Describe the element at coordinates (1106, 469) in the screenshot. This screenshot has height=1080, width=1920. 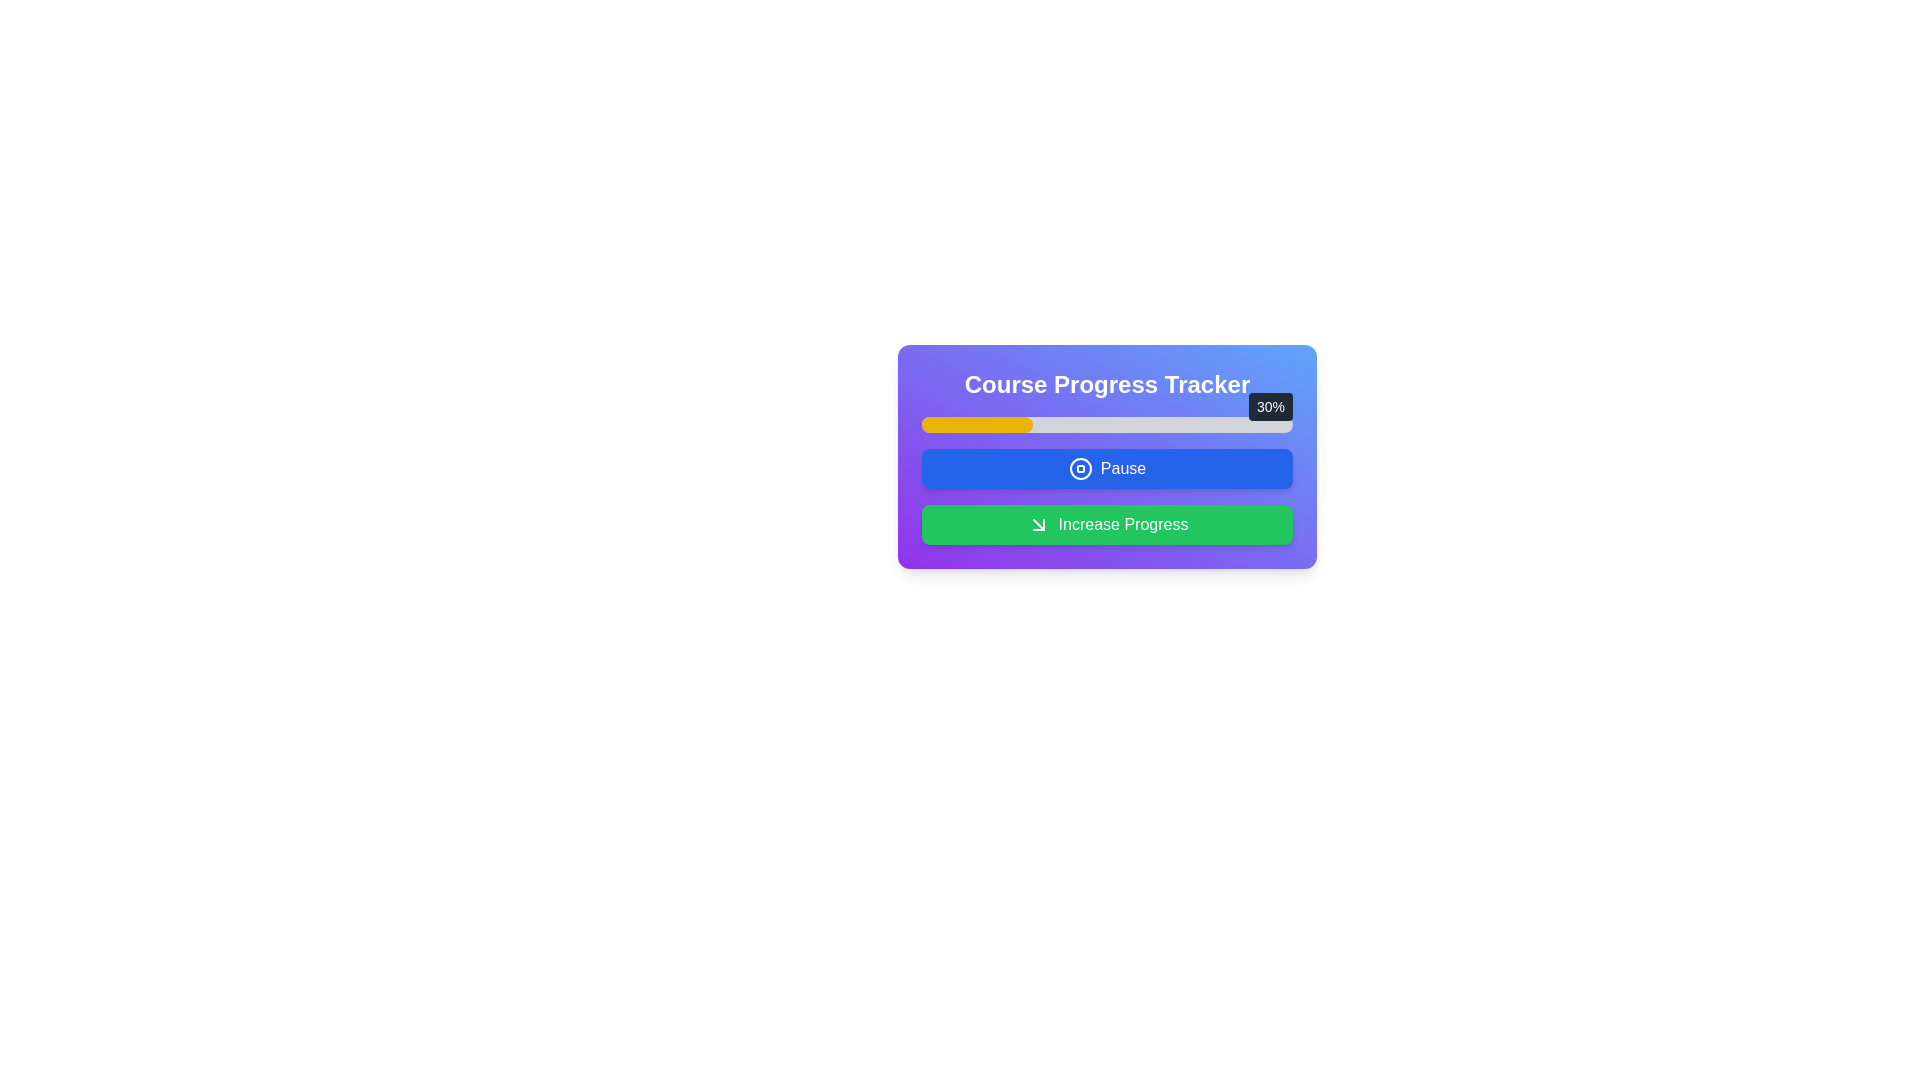
I see `the pause button located in the center of the card, directly below the progress bar and above the 'Increase Progress' button, to observe the hover effects` at that location.